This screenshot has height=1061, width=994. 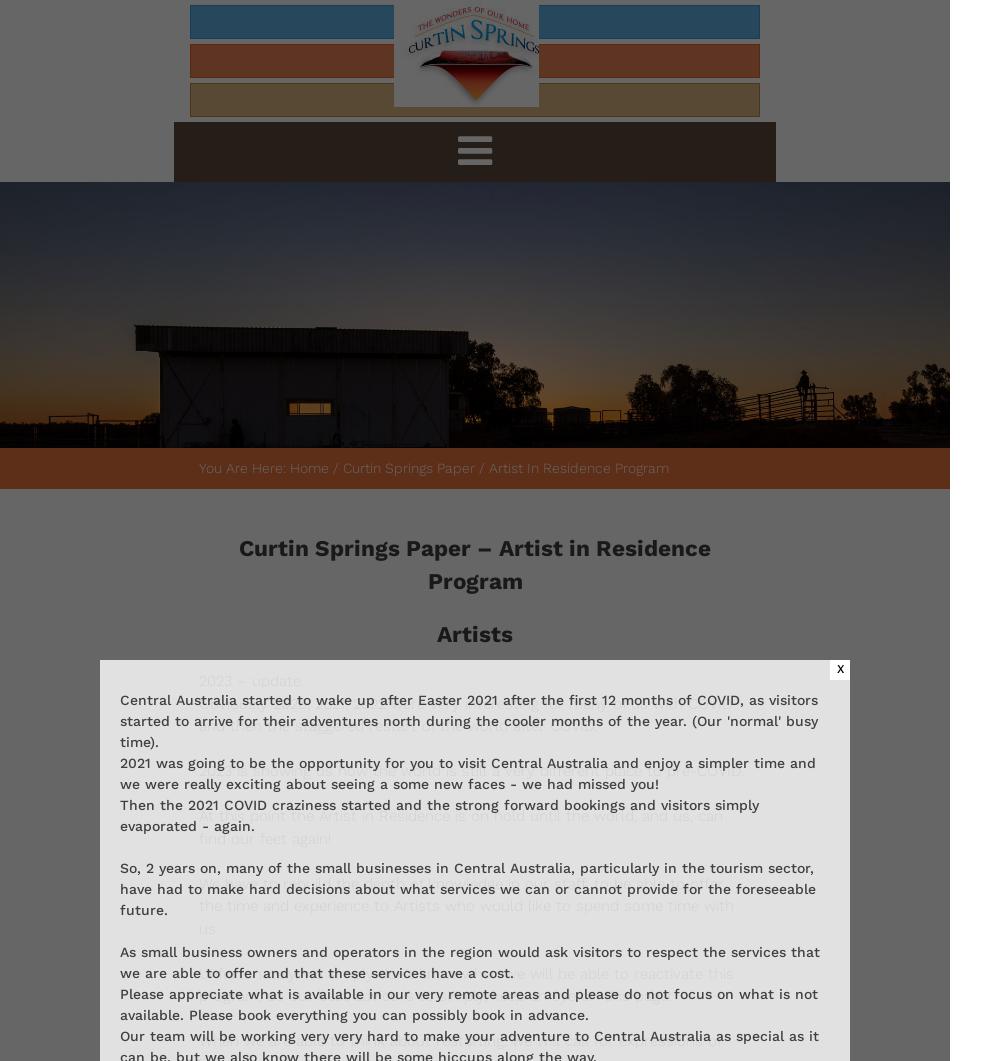 What do you see at coordinates (467, 1003) in the screenshot?
I see `'Please appreciate what is available in our very remote areas and please do not focus on what is not available.  Please book everything you can possibly book in advance.'` at bounding box center [467, 1003].